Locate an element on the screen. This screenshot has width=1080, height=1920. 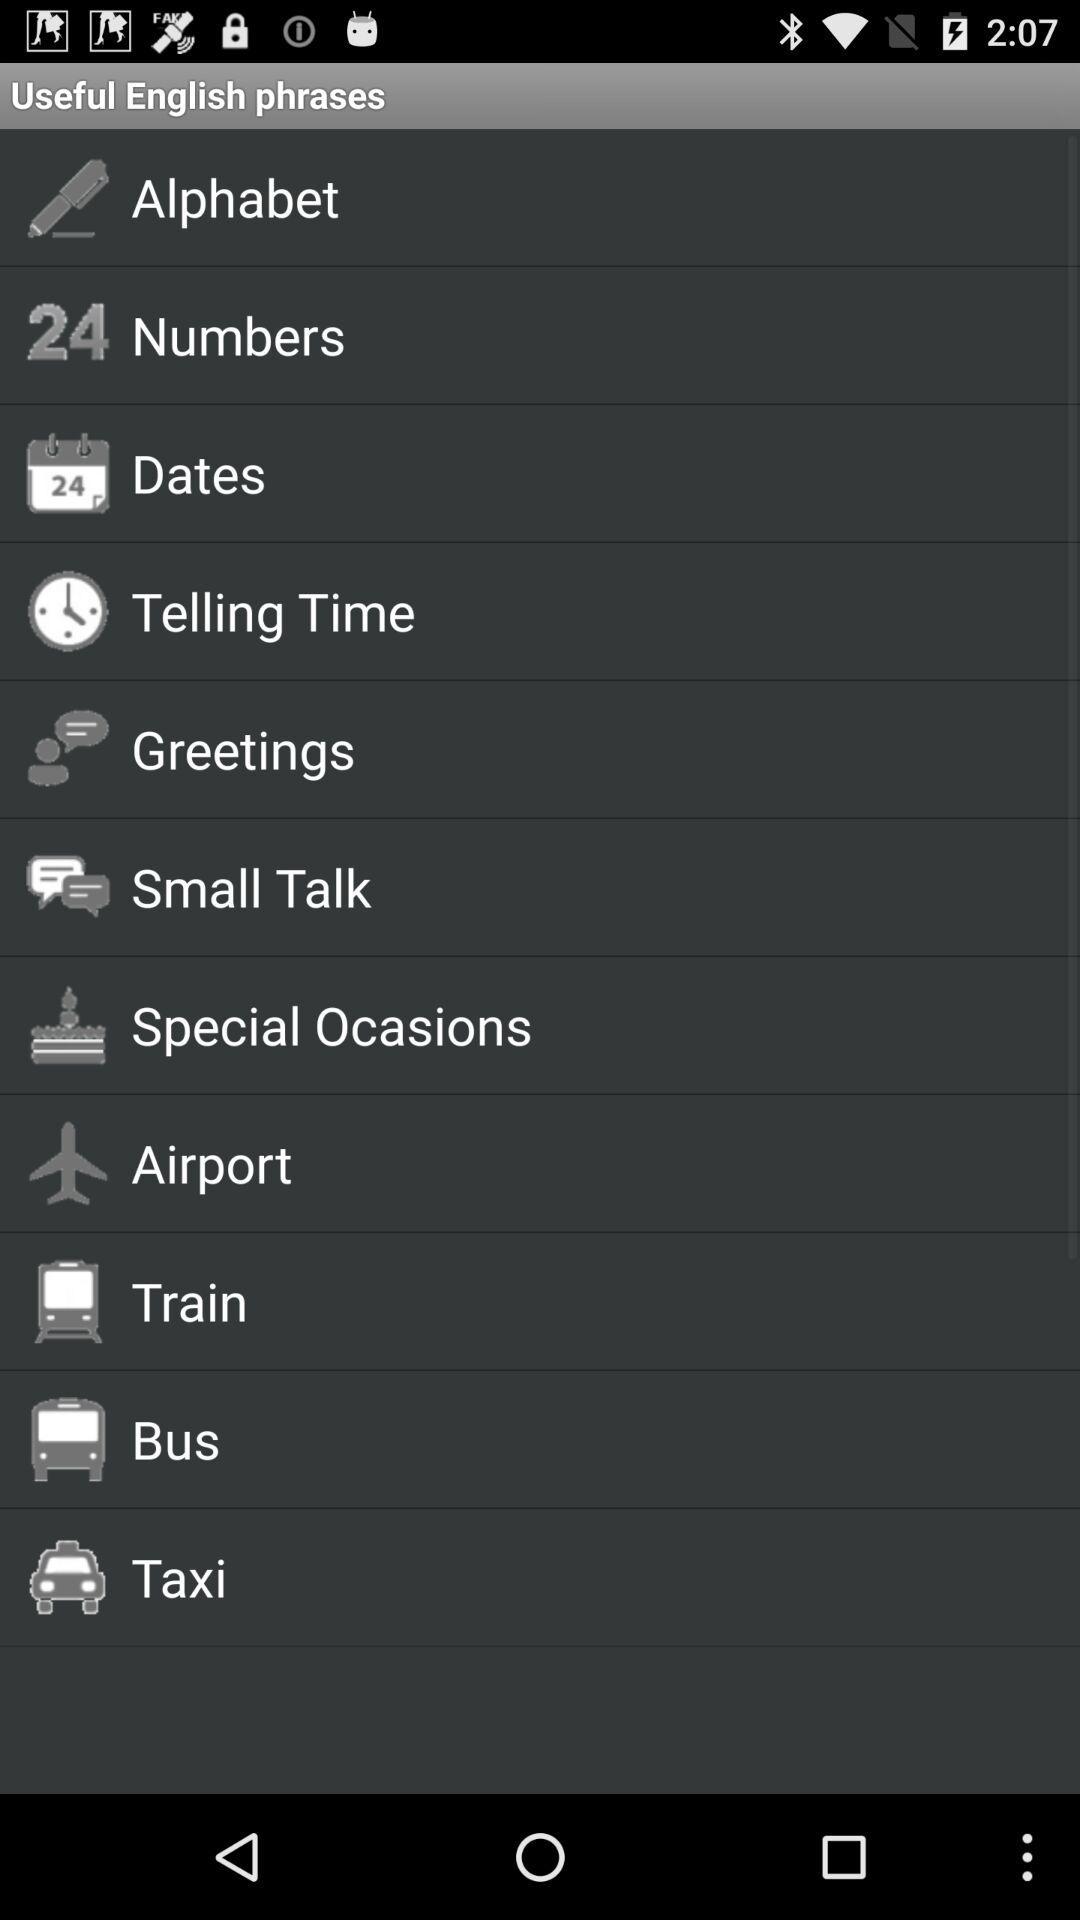
airport is located at coordinates (582, 1162).